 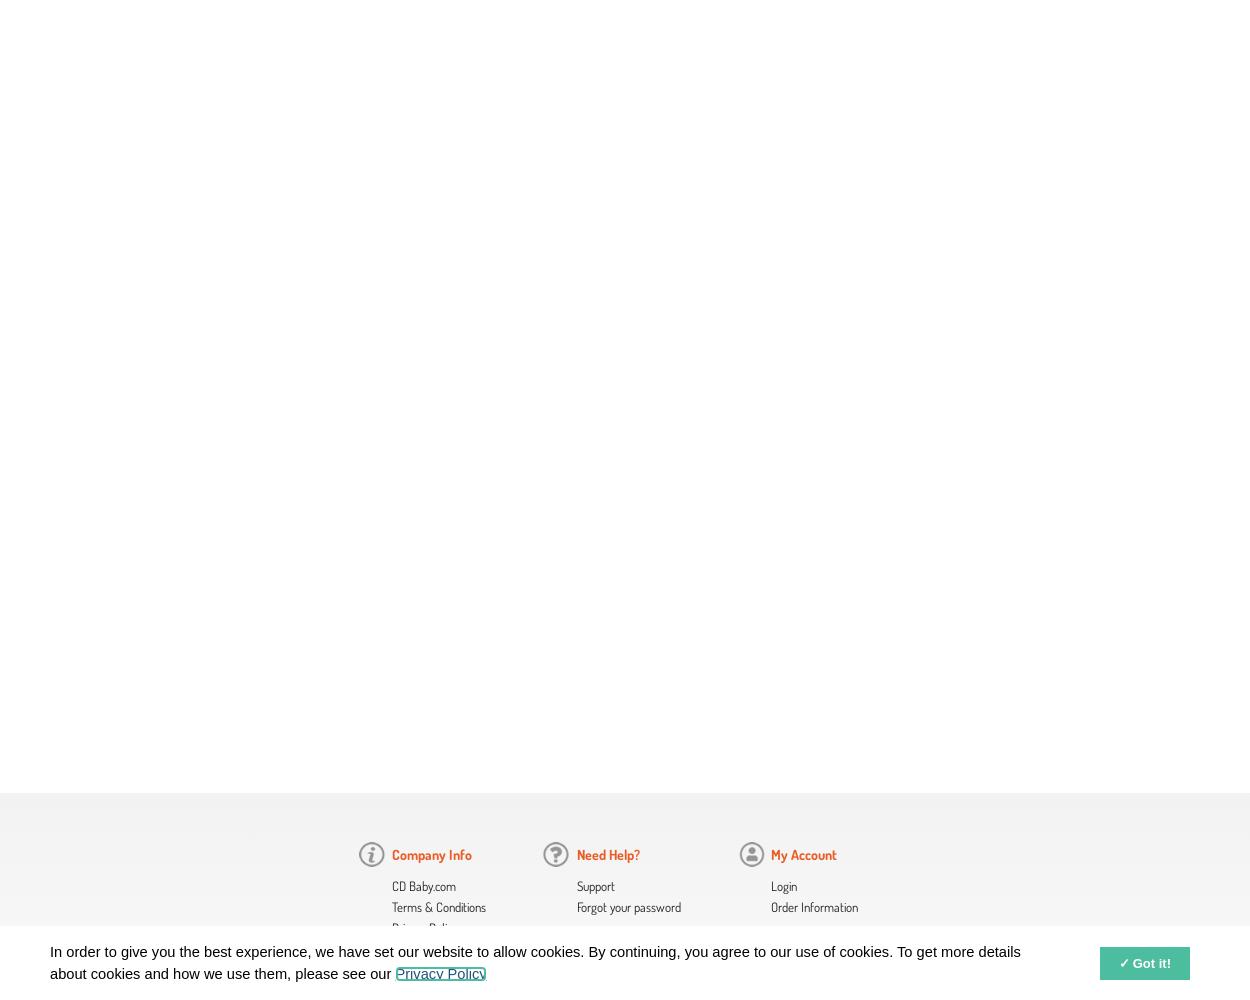 I want to click on 'Need Help?', so click(x=575, y=853).